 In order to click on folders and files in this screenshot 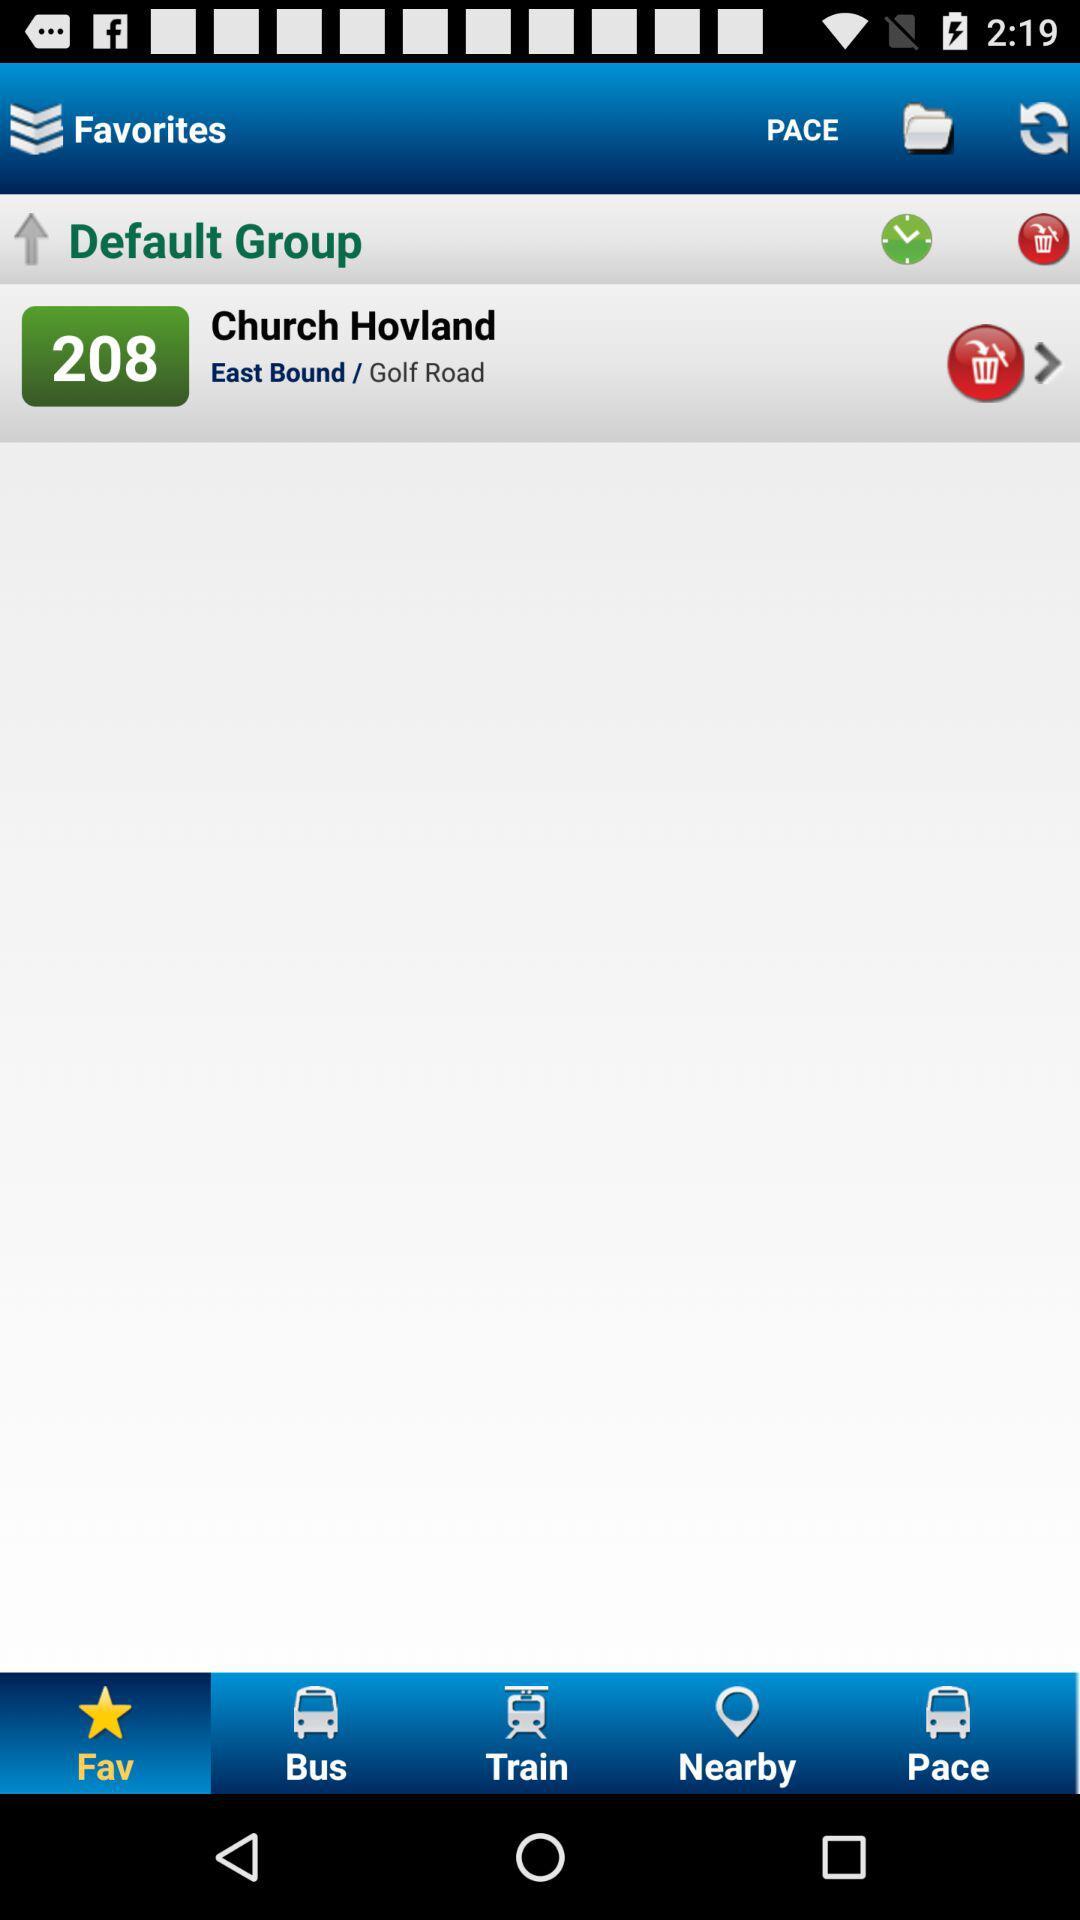, I will do `click(927, 127)`.